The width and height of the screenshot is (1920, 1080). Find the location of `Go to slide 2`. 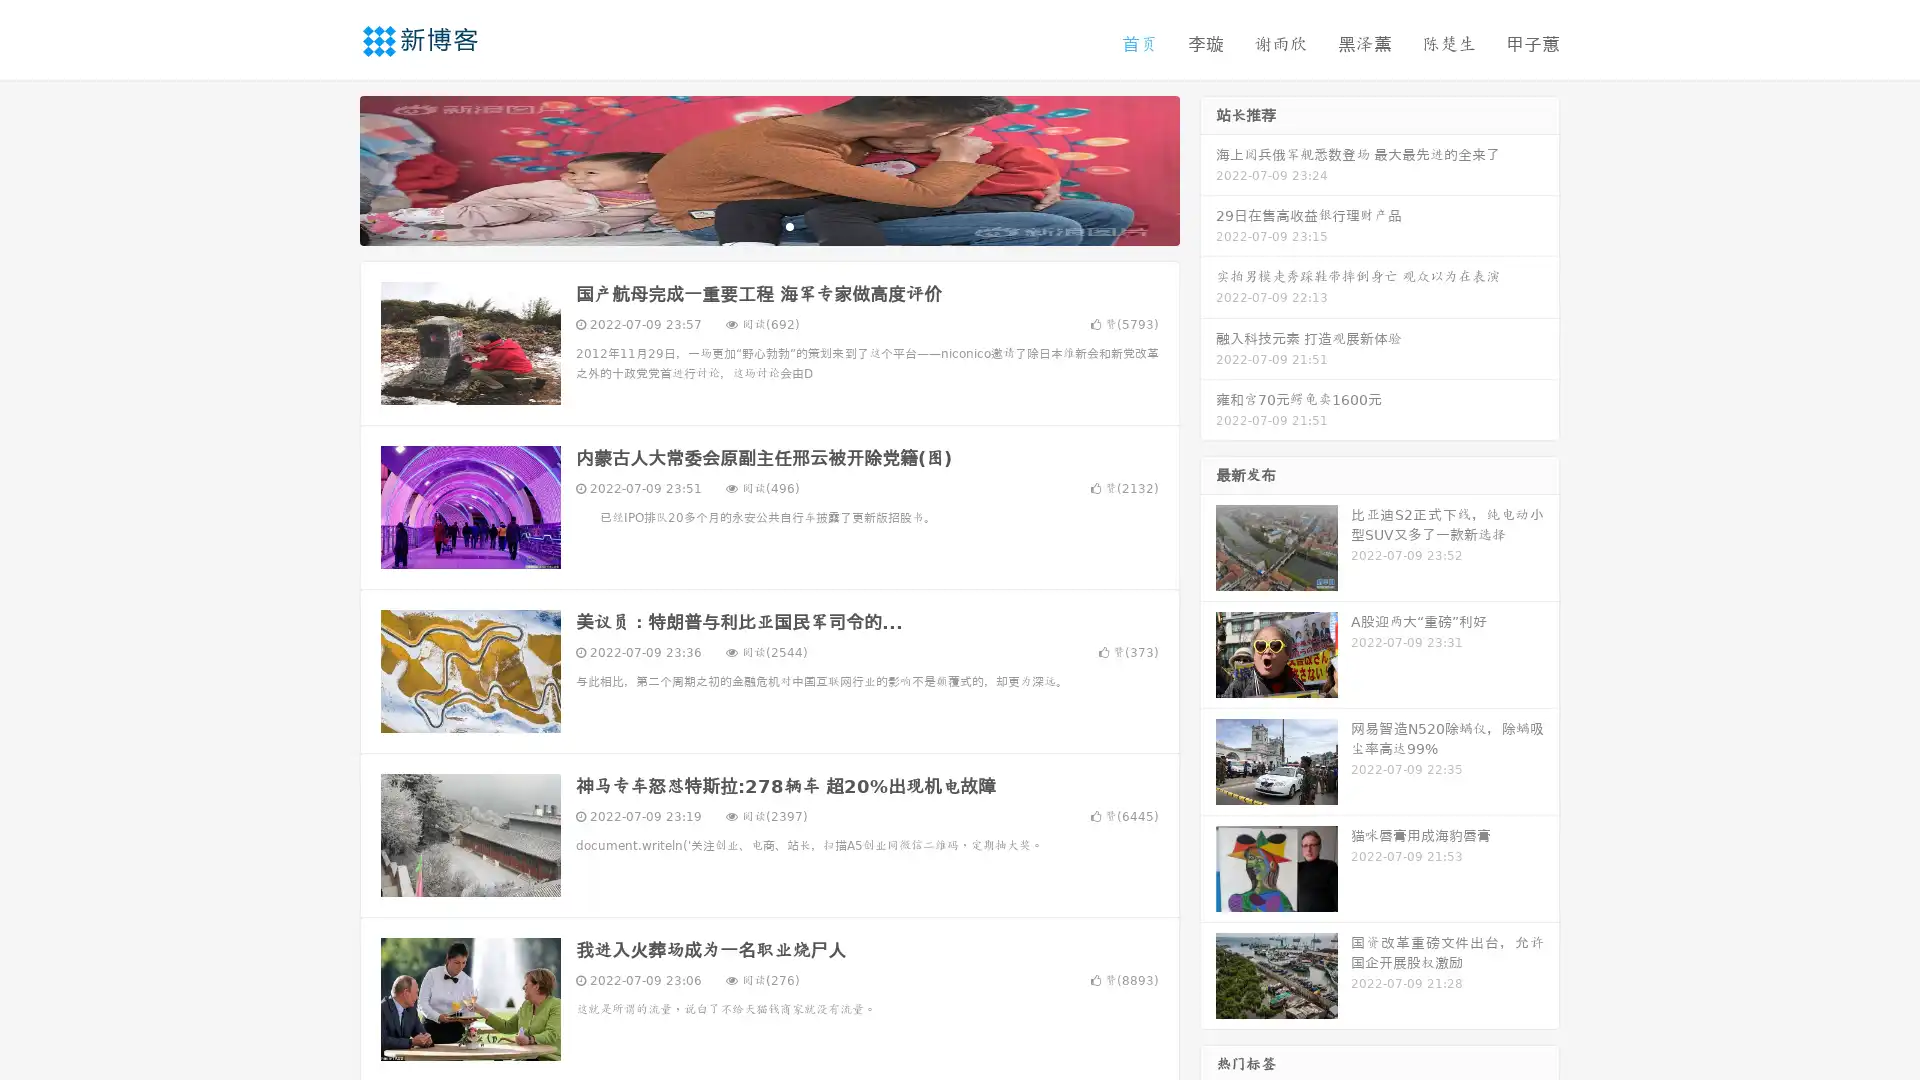

Go to slide 2 is located at coordinates (768, 225).